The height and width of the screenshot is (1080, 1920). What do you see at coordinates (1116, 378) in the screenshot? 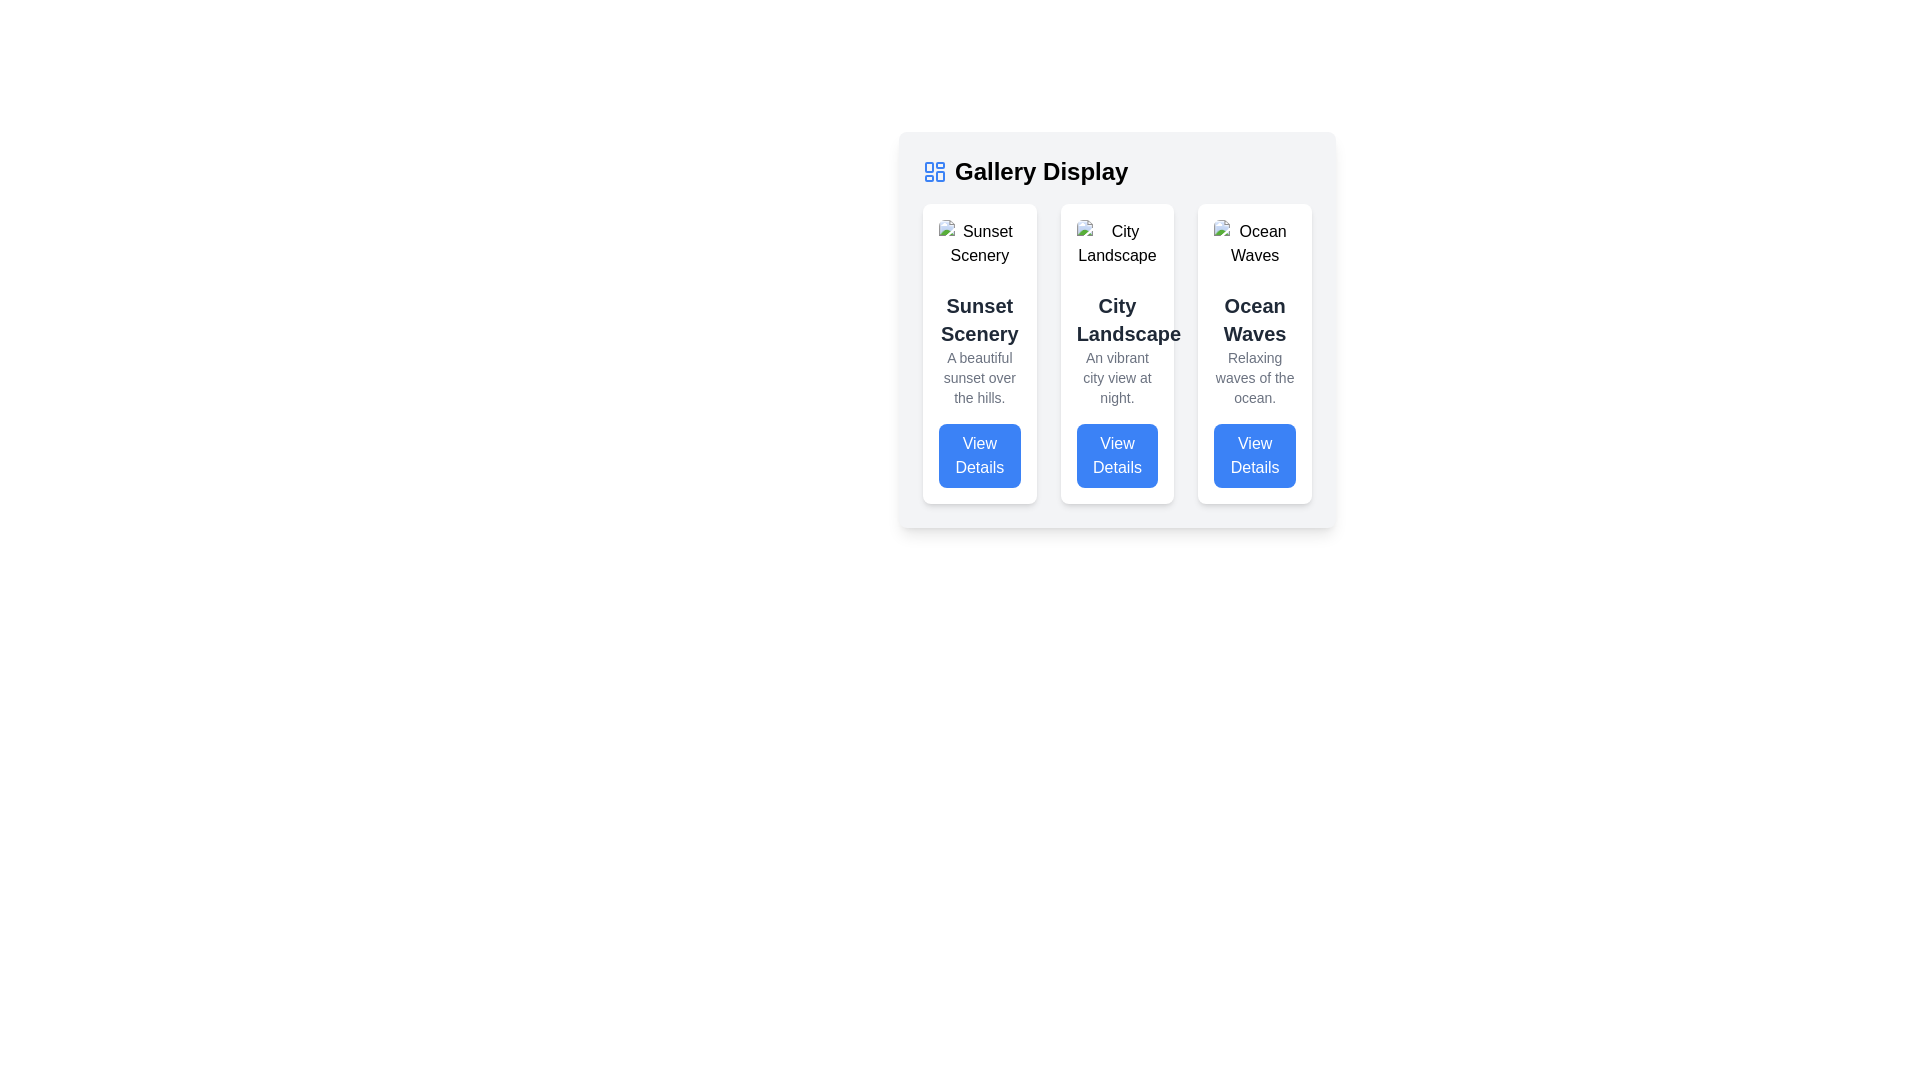
I see `the small gray text that reads 'An vibrant city view at night' located in the middle panel titled 'City Landscape', below the main title and above the 'View Details' button` at bounding box center [1116, 378].